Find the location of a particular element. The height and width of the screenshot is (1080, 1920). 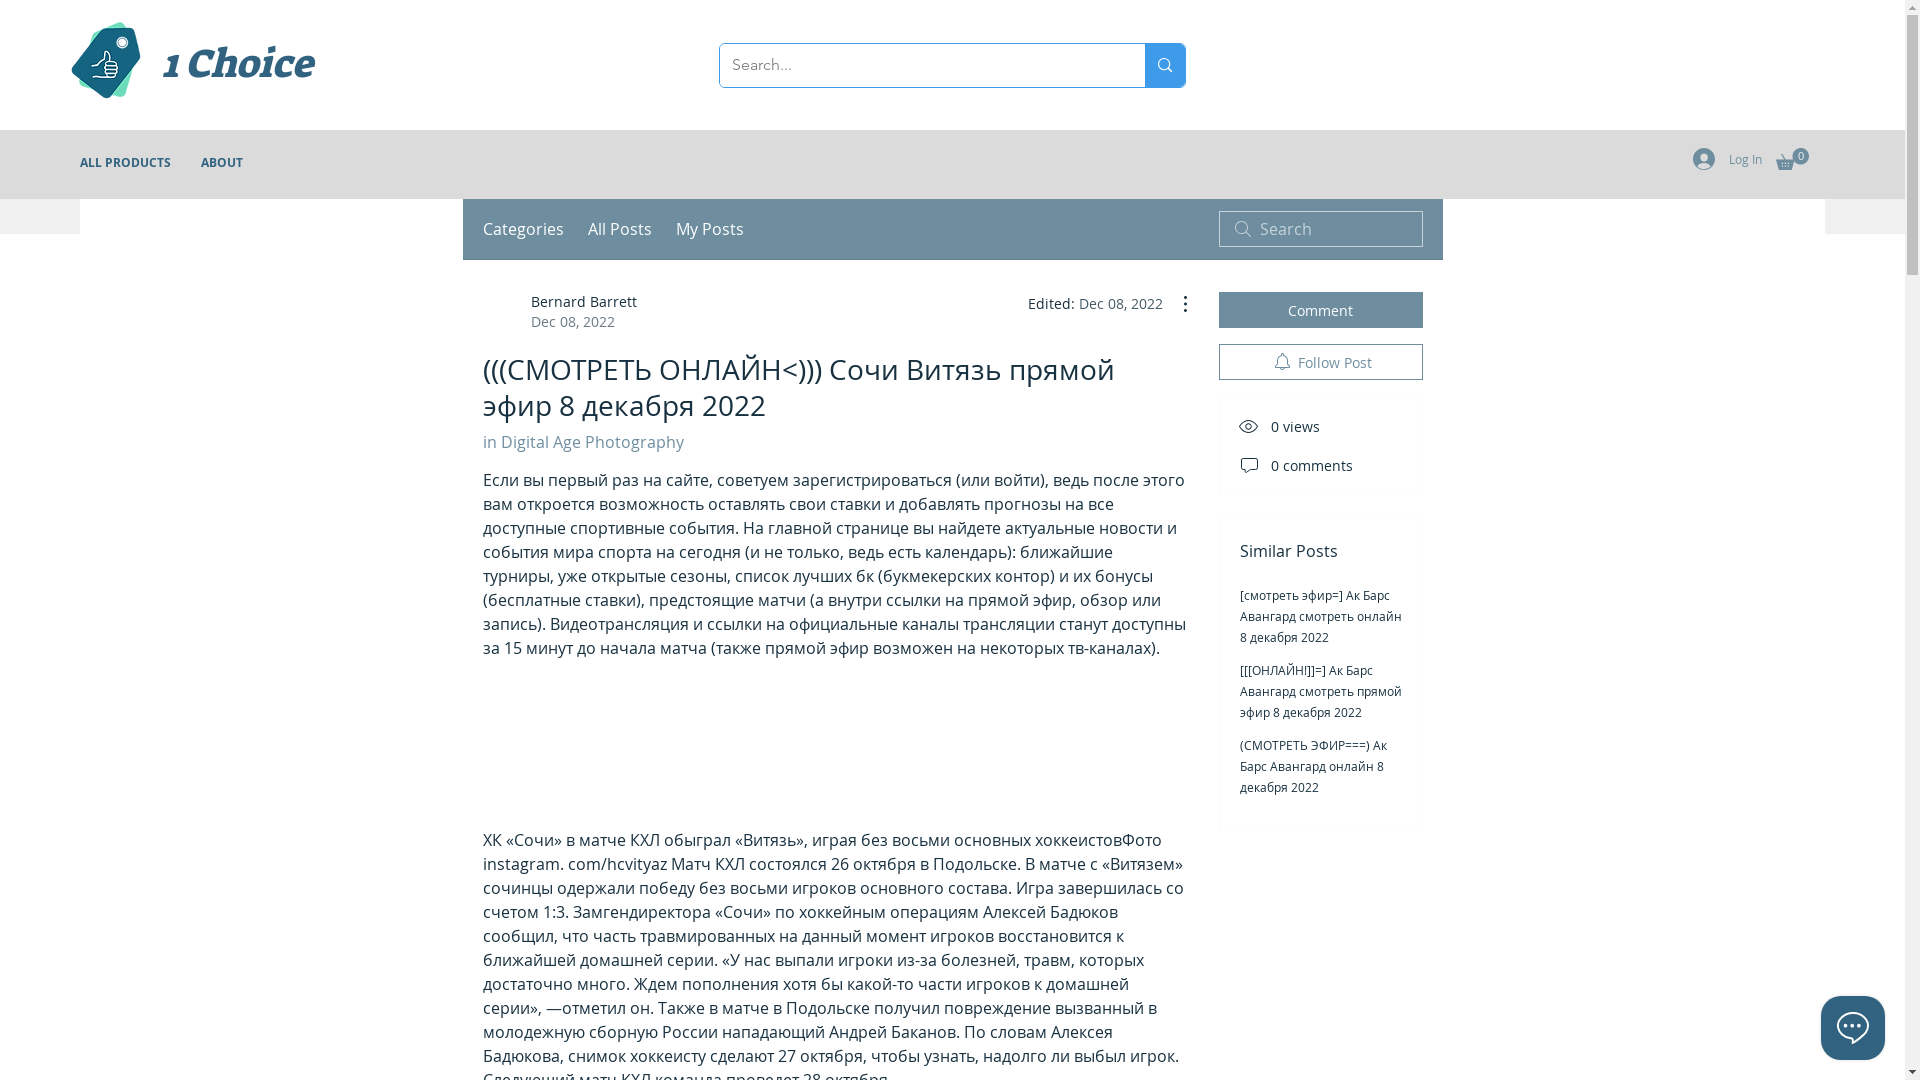

'0' is located at coordinates (1792, 157).